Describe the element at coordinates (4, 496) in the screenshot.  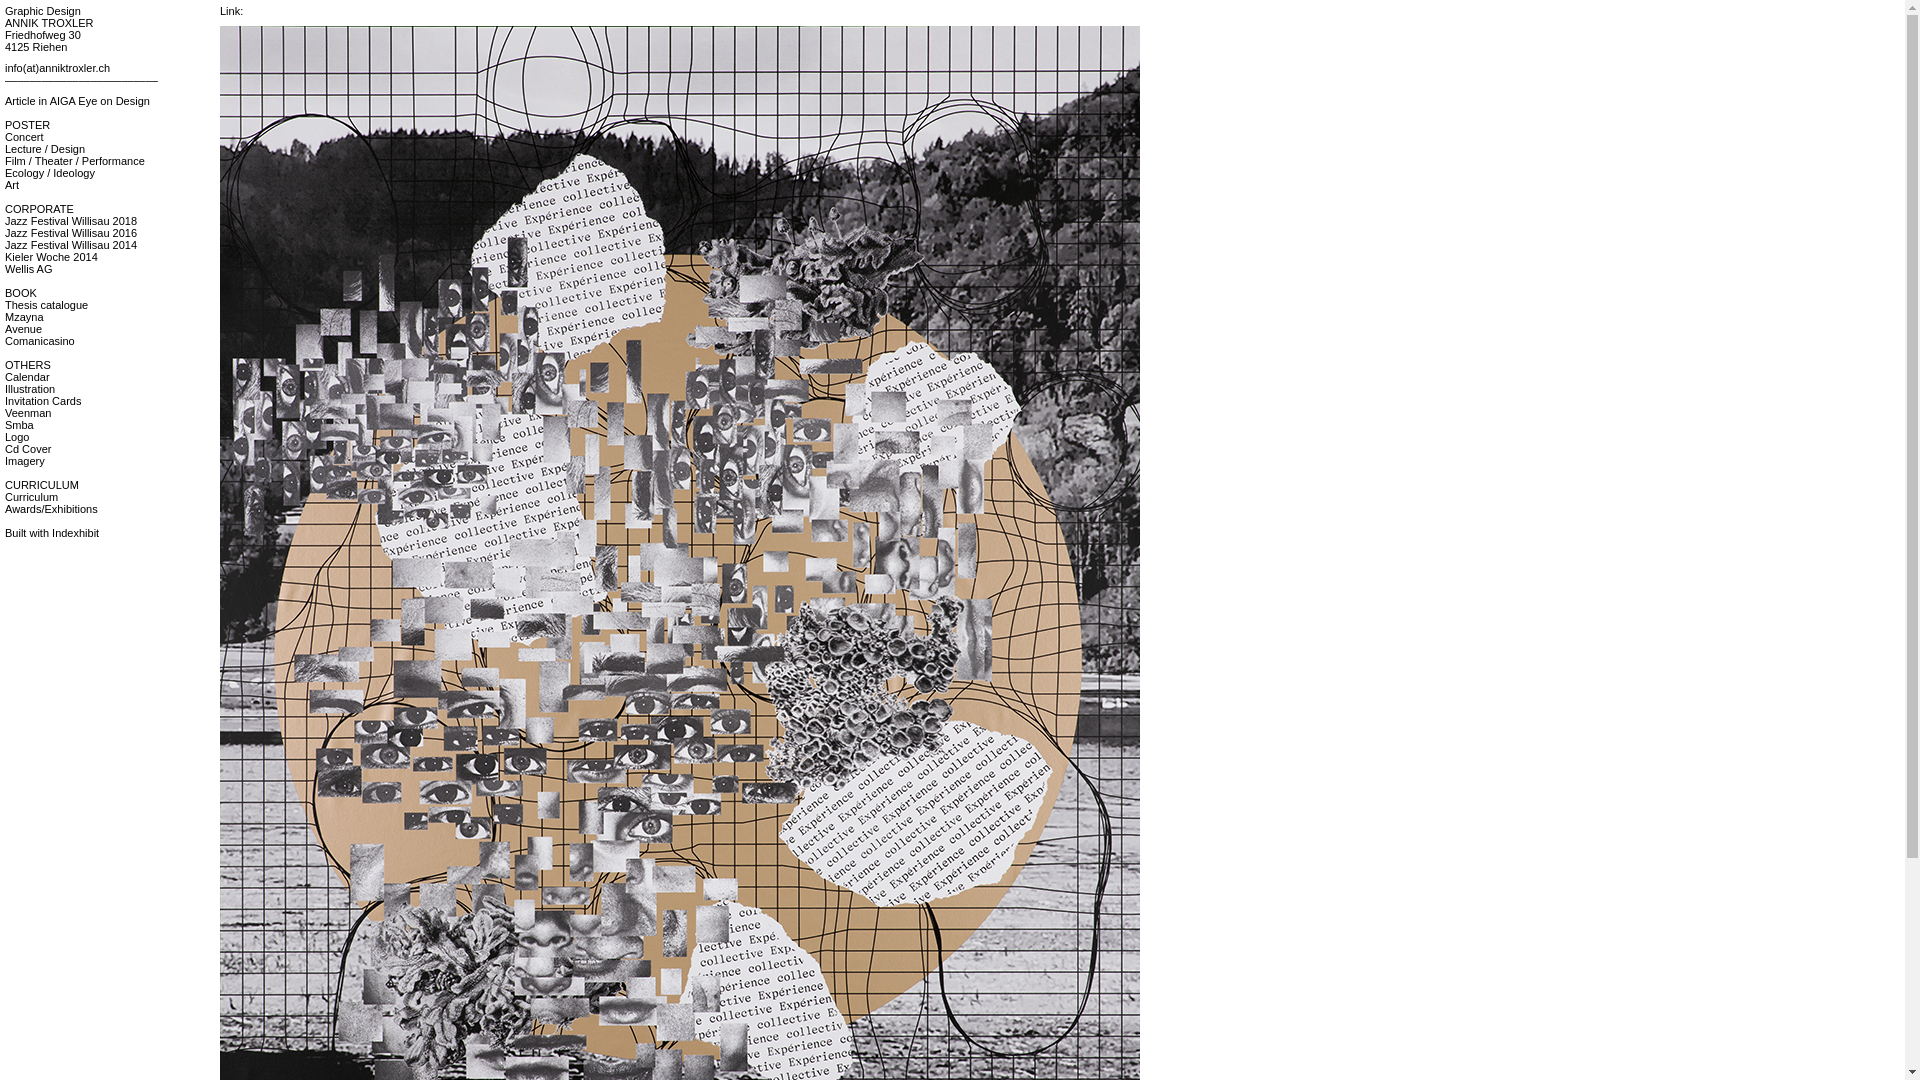
I see `'Curriculum'` at that location.